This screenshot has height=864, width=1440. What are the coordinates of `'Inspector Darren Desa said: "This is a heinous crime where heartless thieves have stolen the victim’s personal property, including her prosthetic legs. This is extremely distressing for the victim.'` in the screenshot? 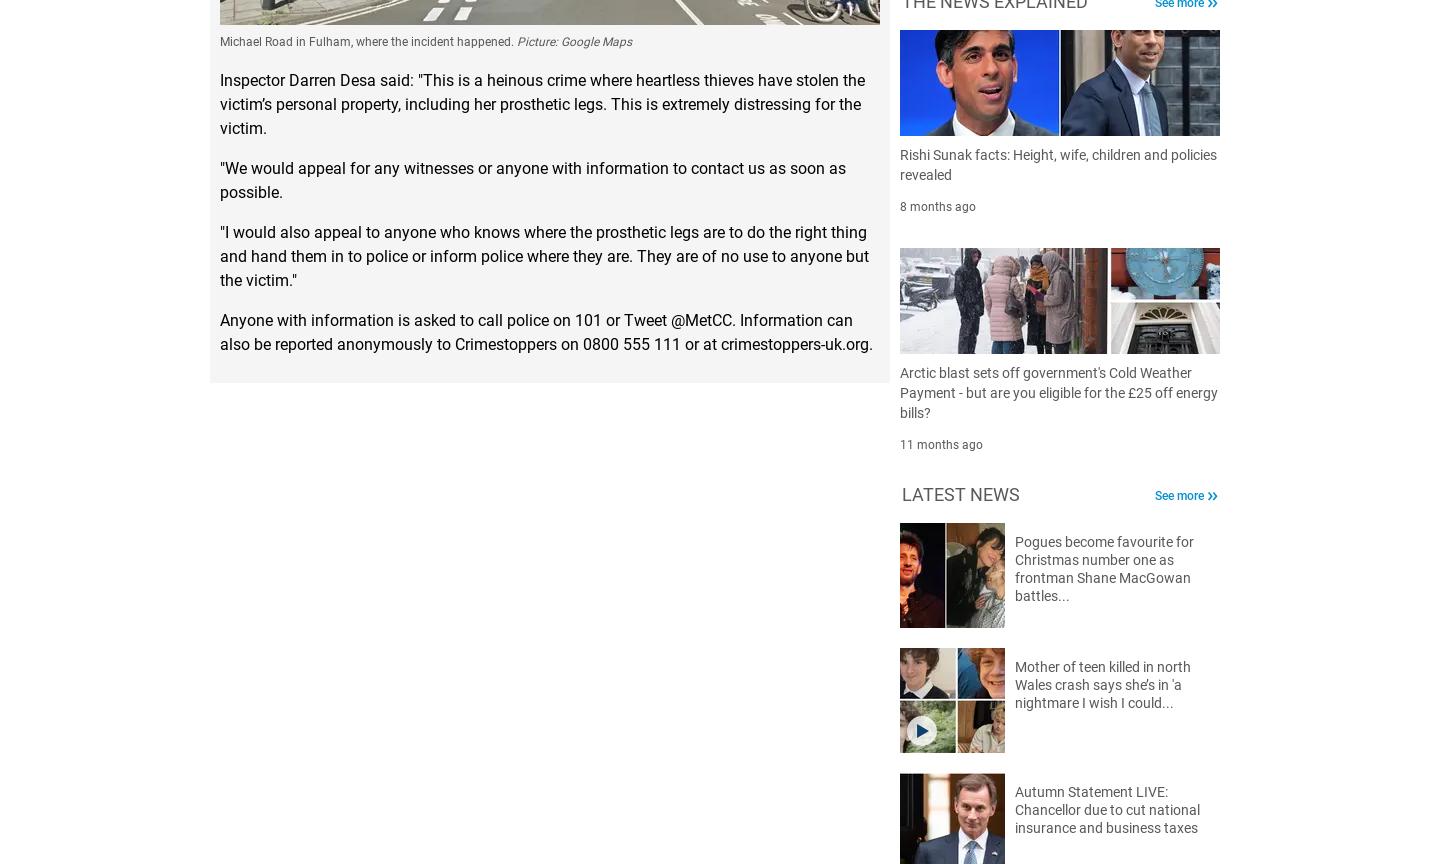 It's located at (542, 104).